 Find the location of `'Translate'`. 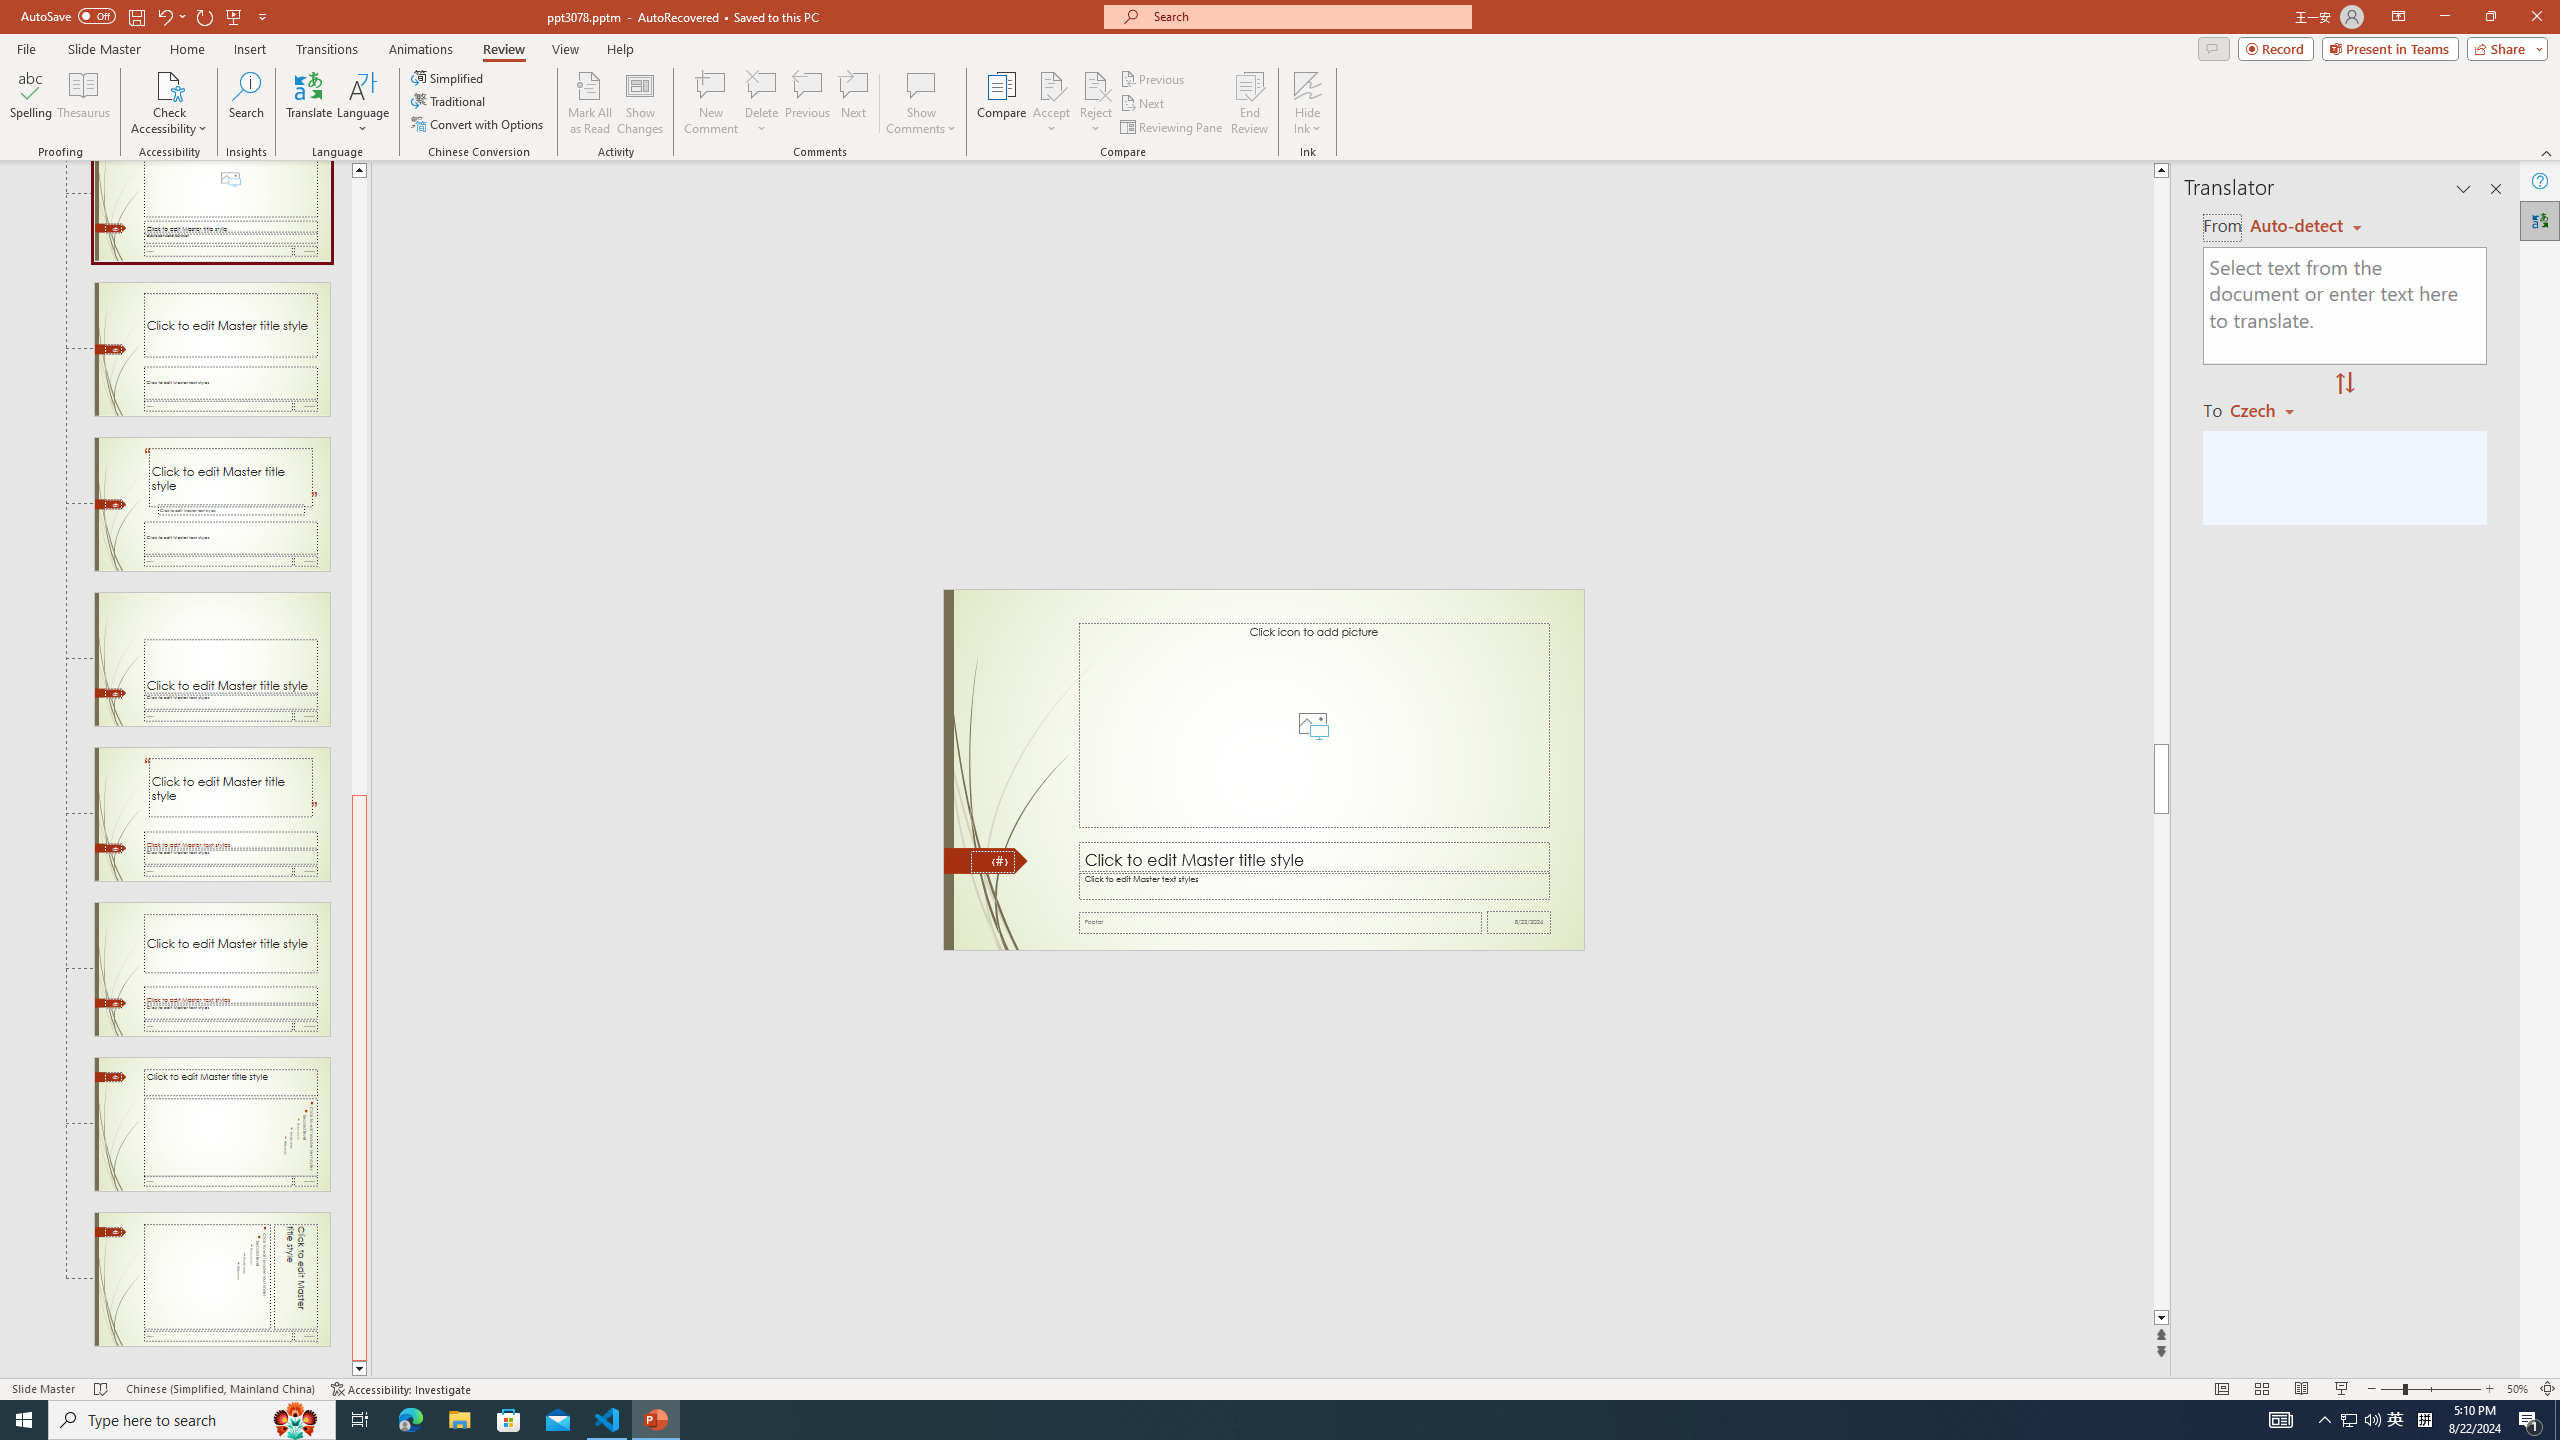

'Translate' is located at coordinates (309, 103).